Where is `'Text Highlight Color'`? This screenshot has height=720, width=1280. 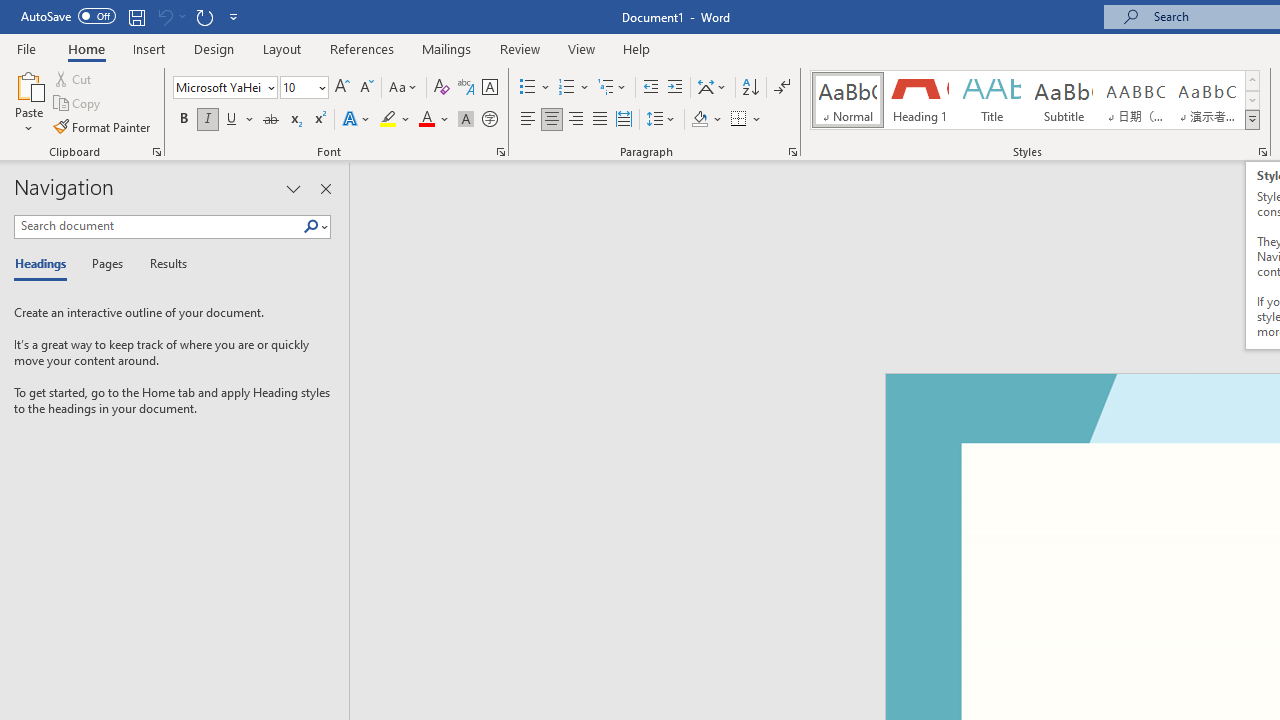 'Text Highlight Color' is located at coordinates (395, 119).